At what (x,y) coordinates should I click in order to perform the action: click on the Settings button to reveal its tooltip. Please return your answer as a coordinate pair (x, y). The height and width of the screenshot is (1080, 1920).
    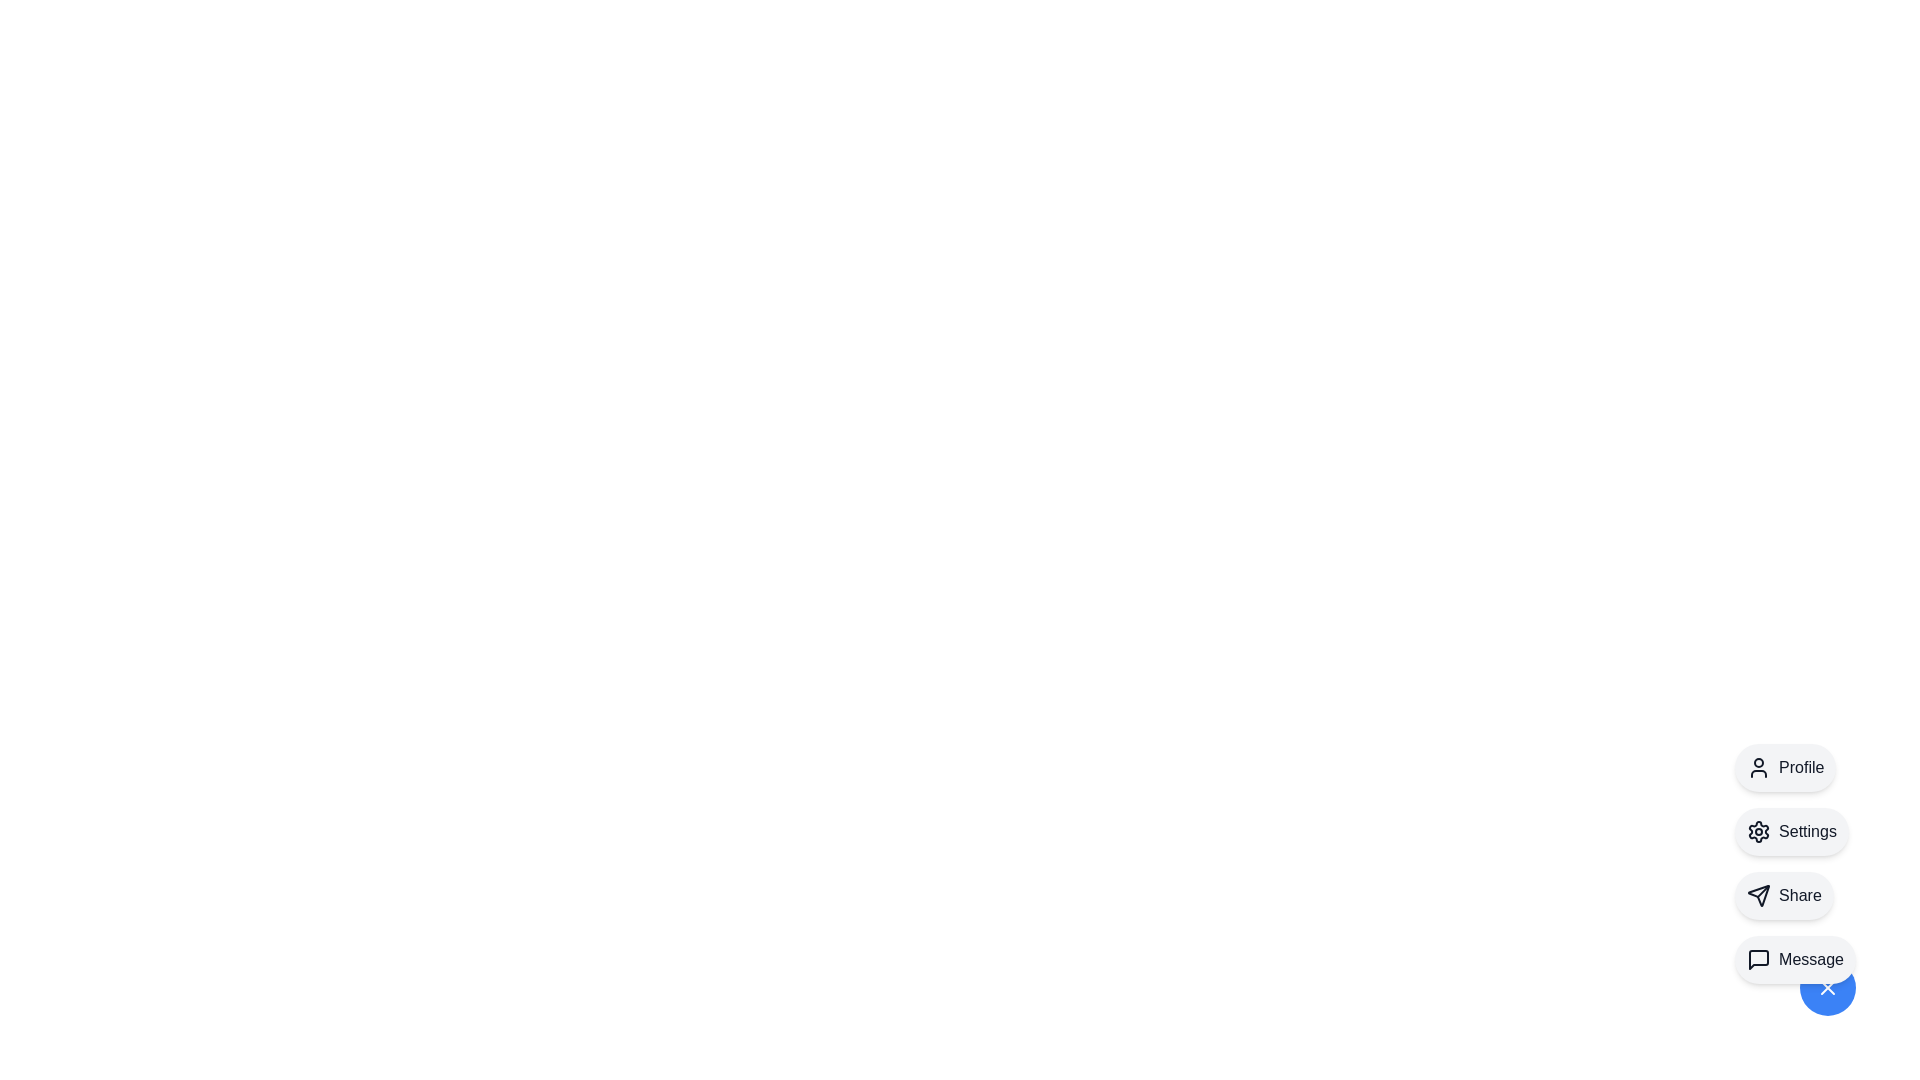
    Looking at the image, I should click on (1791, 832).